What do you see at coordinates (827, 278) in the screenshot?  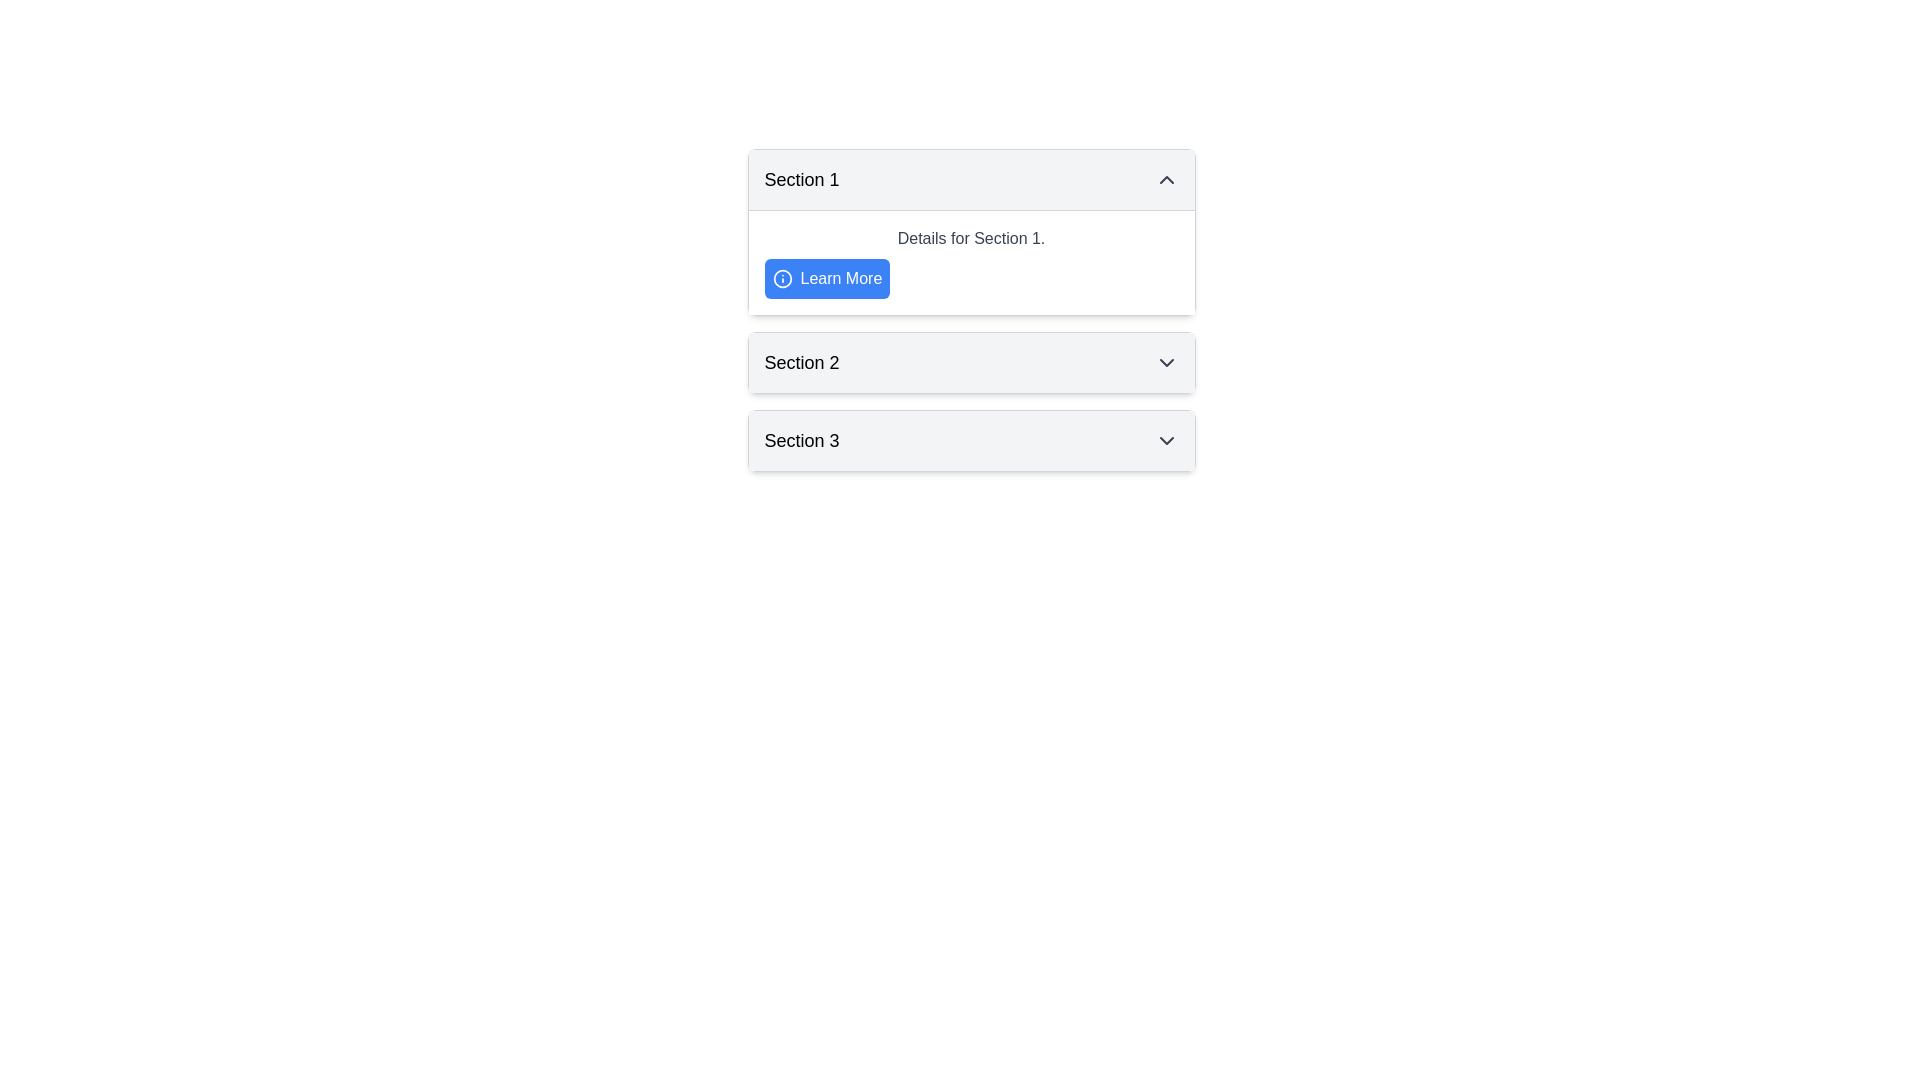 I see `the button located near the bottom center of the expanded 'Section 1' panel, below the text 'Details for Section 1'` at bounding box center [827, 278].